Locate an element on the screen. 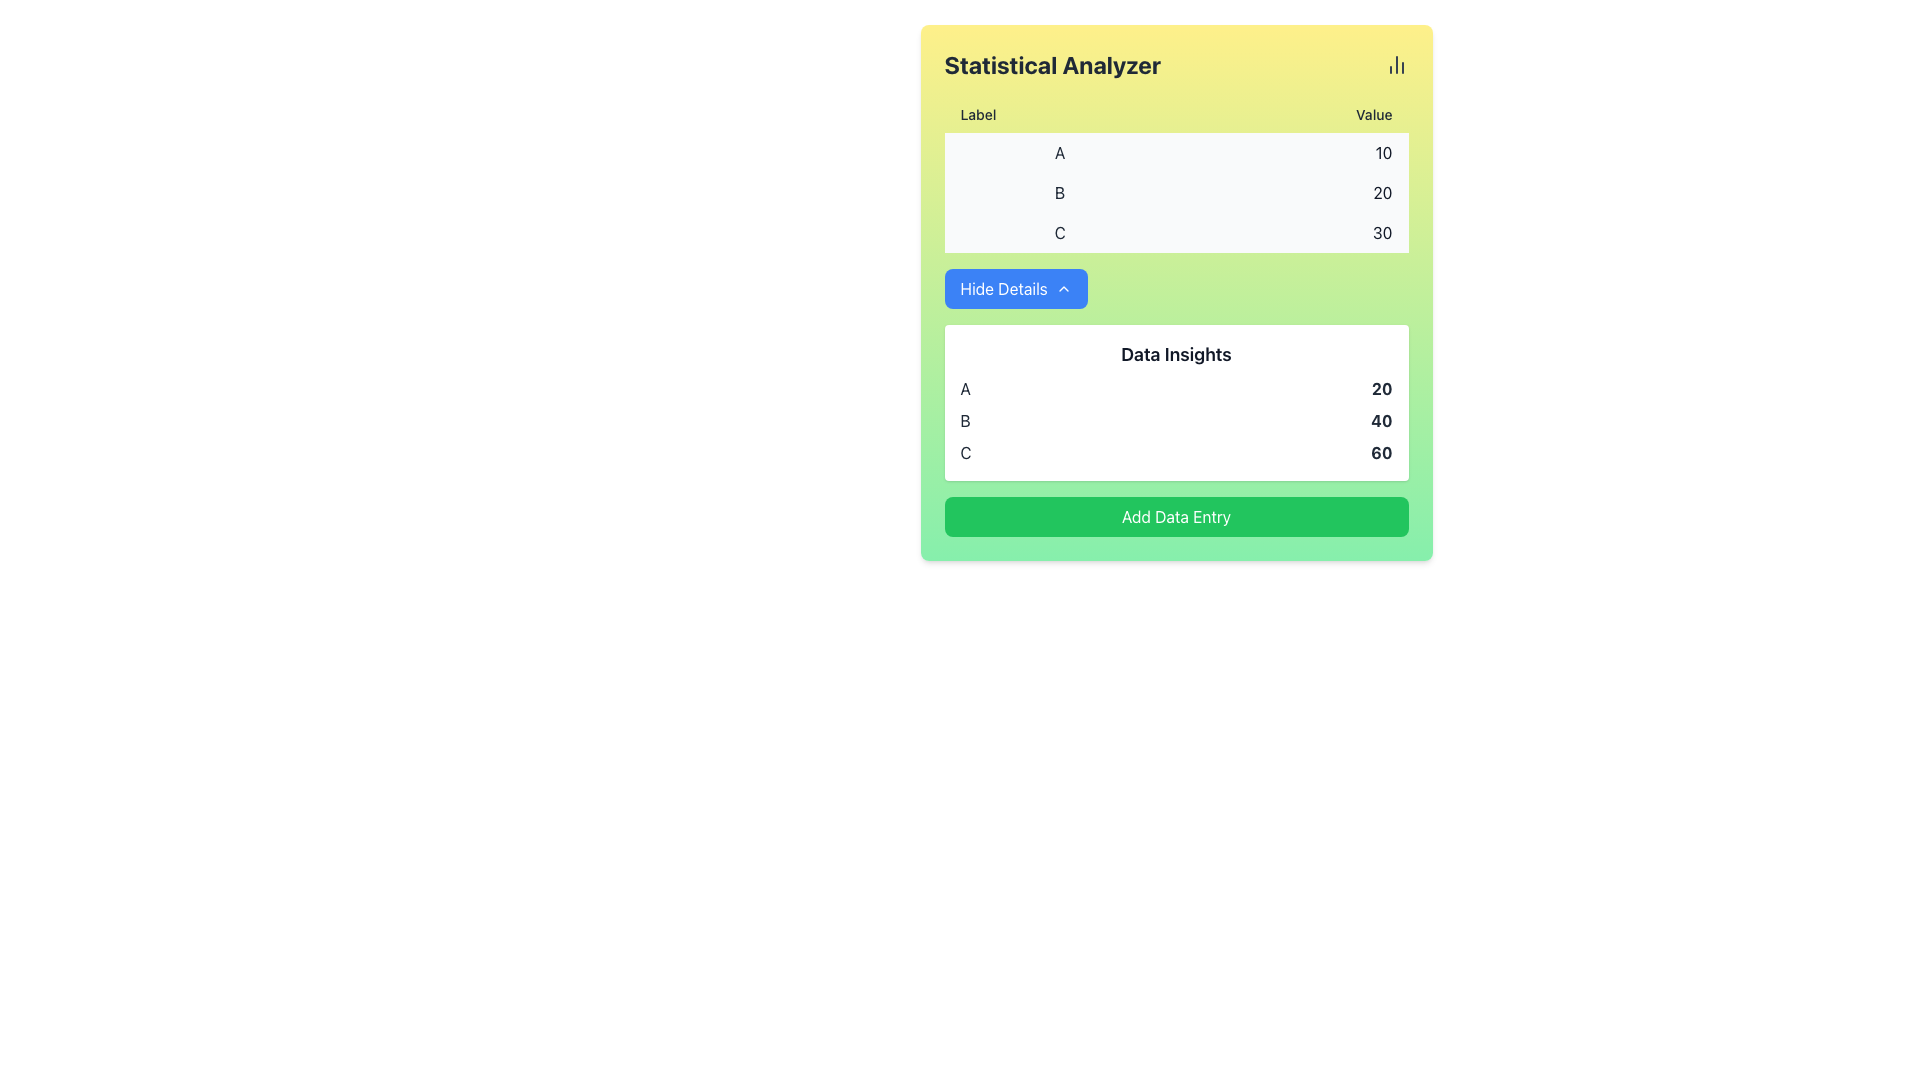 This screenshot has width=1920, height=1080. the text label located in the middle row of the grid, which is positioned between the labels 'A' above and 'C' below is located at coordinates (1059, 192).